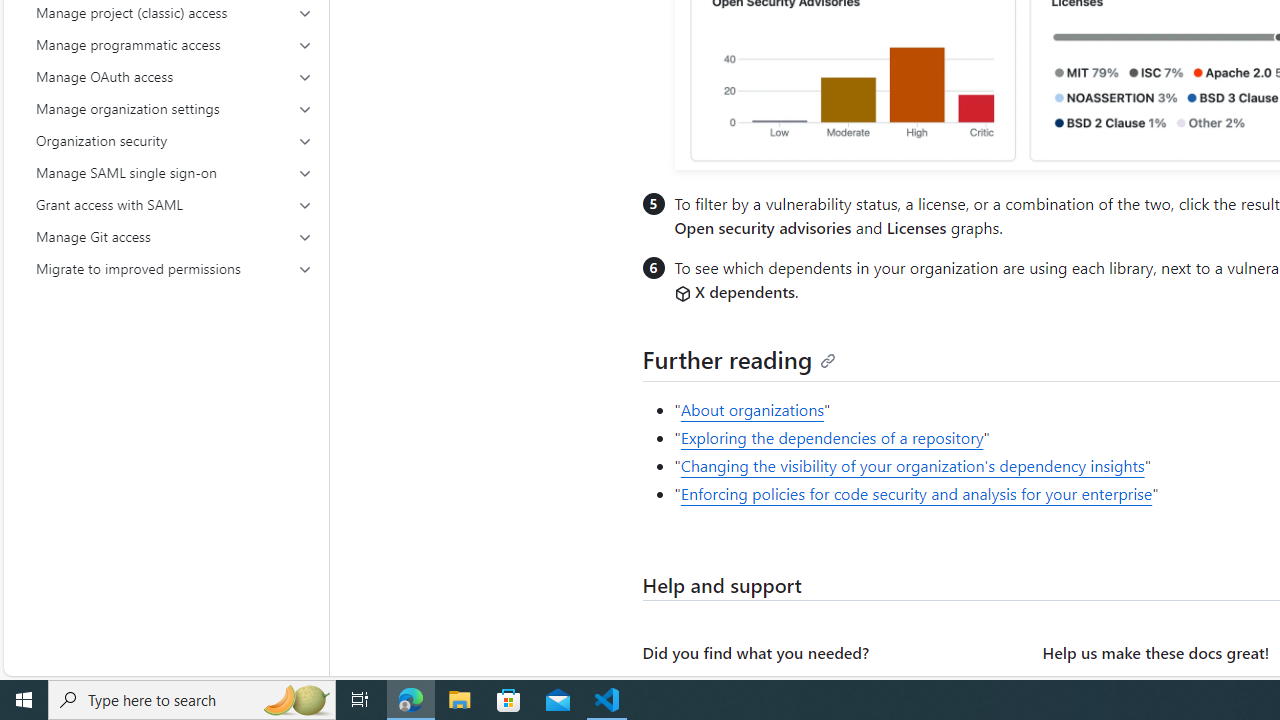  I want to click on 'Manage programmatic access', so click(174, 45).